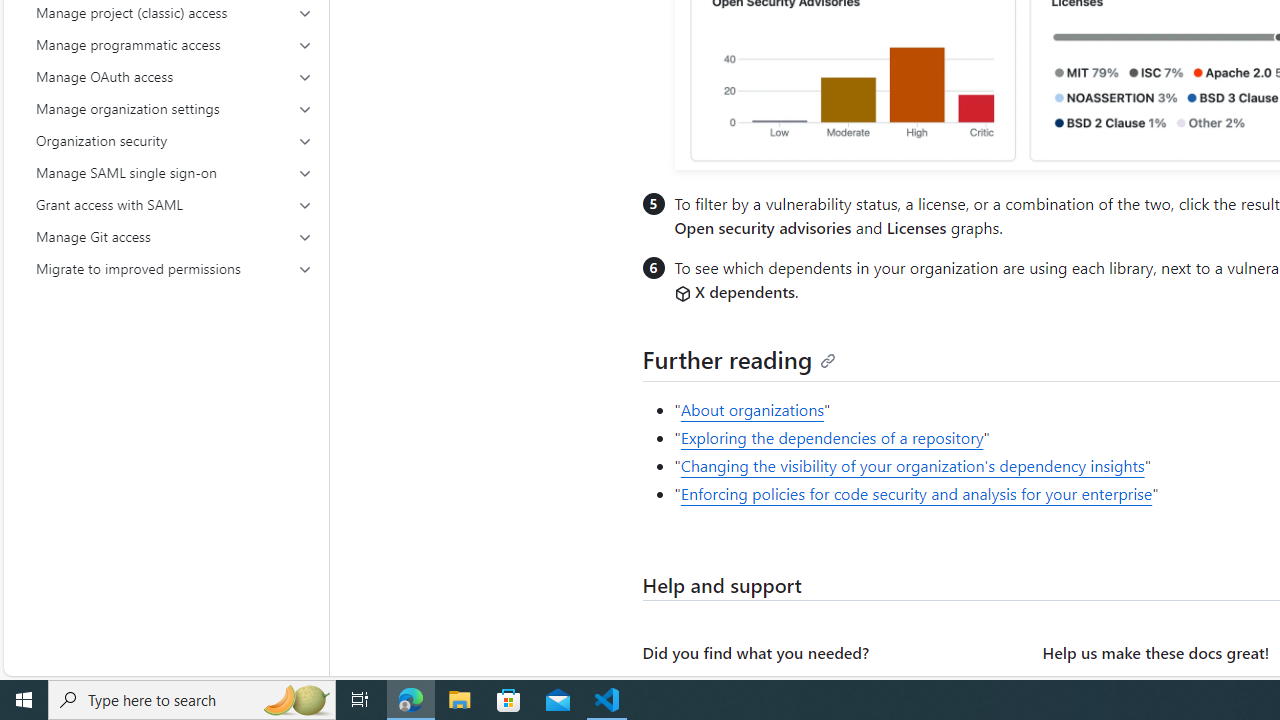  I want to click on 'Manage programmatic access', so click(174, 45).